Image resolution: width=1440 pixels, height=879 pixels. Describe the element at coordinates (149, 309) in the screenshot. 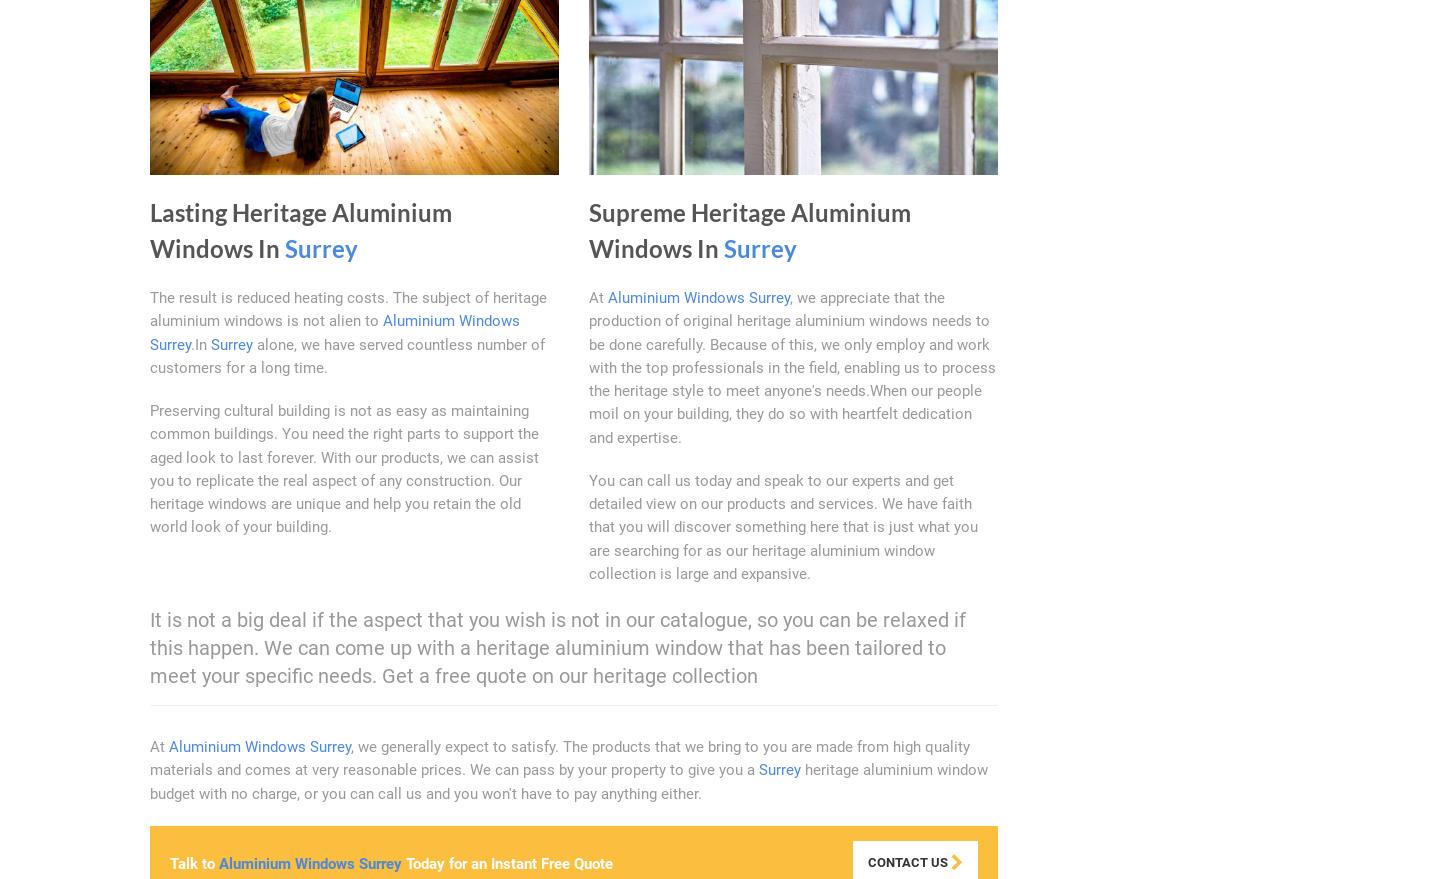

I see `'The result is reduced heating costs. The subject of heritage aluminium windows is not alien to'` at that location.